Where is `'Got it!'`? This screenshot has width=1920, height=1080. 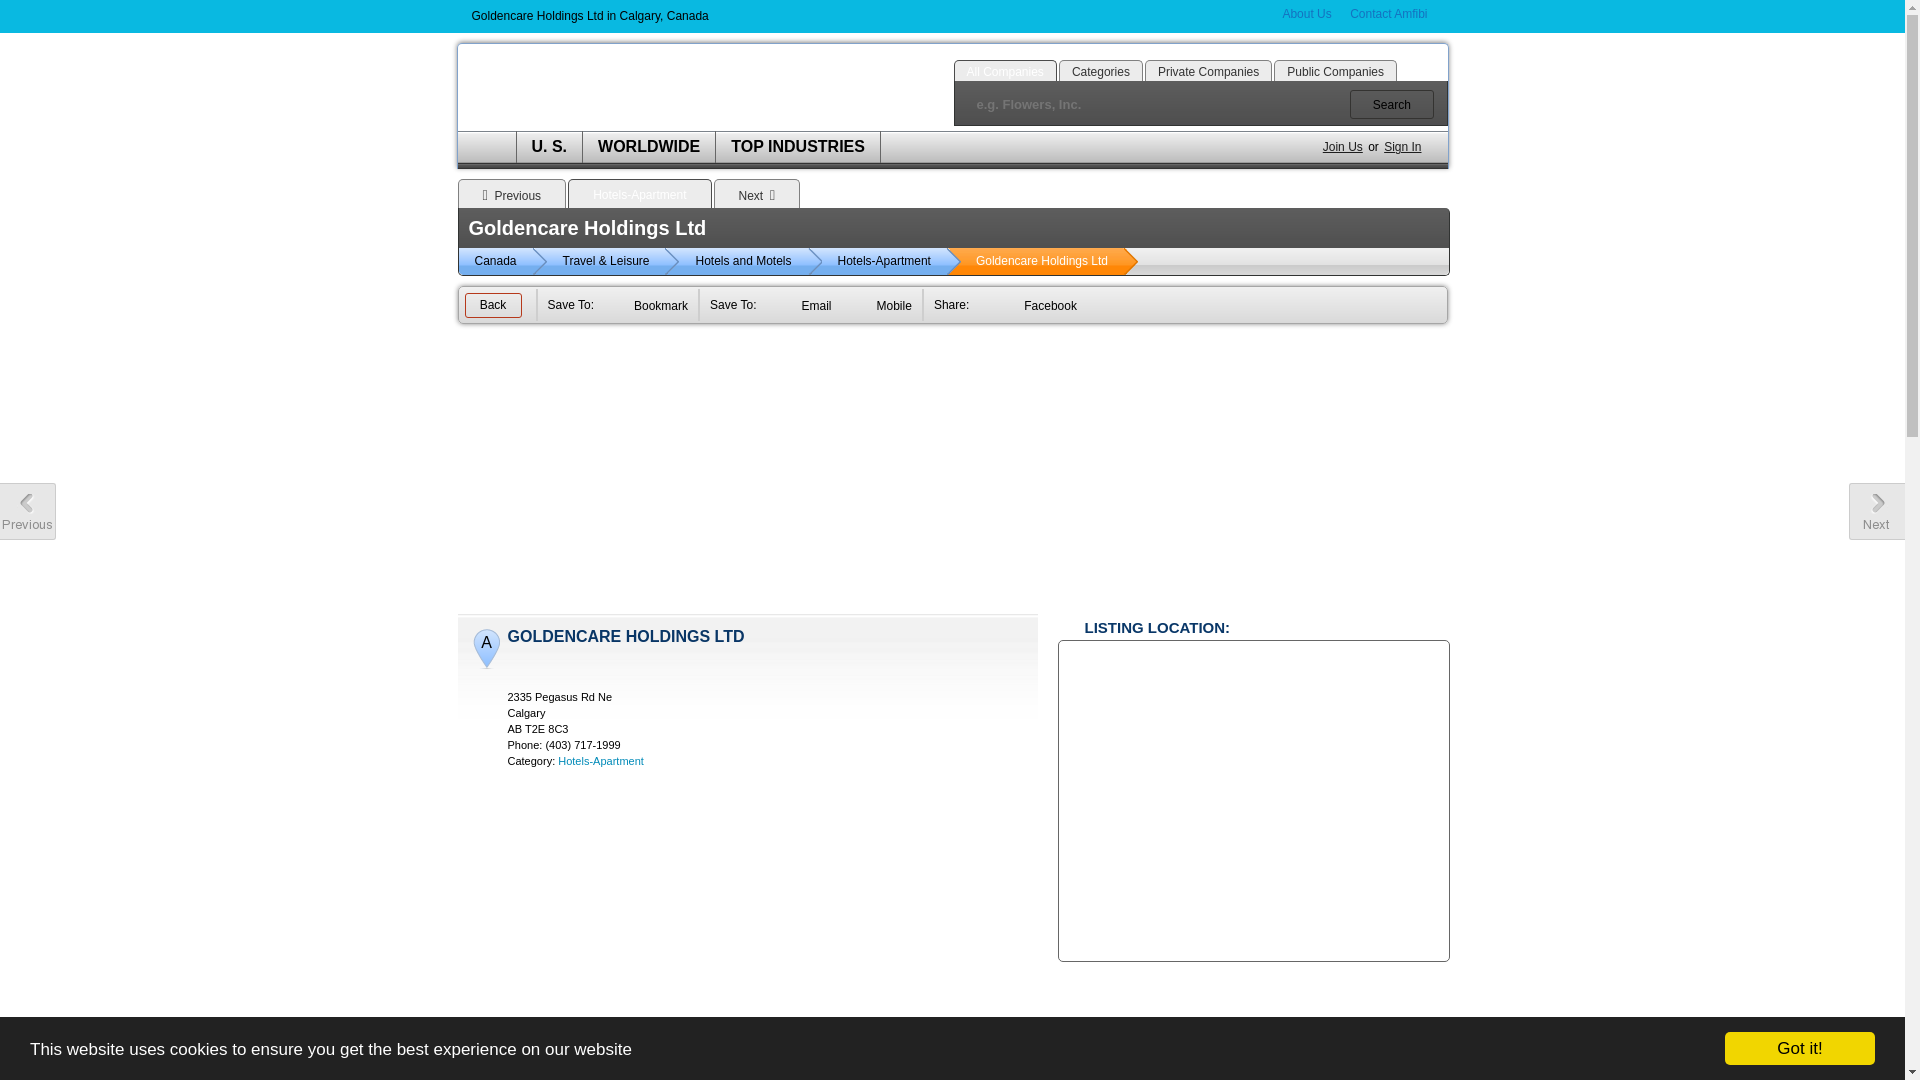 'Got it!' is located at coordinates (1723, 1047).